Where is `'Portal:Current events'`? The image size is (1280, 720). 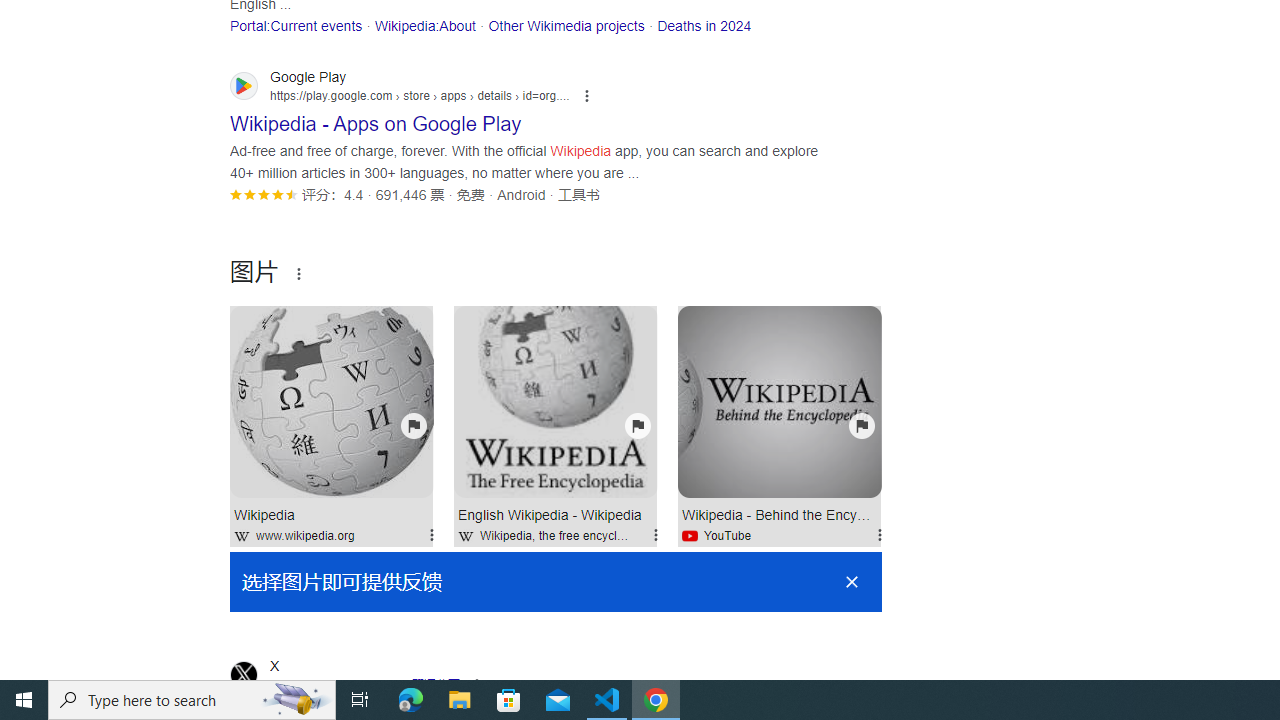 'Portal:Current events' is located at coordinates (295, 25).